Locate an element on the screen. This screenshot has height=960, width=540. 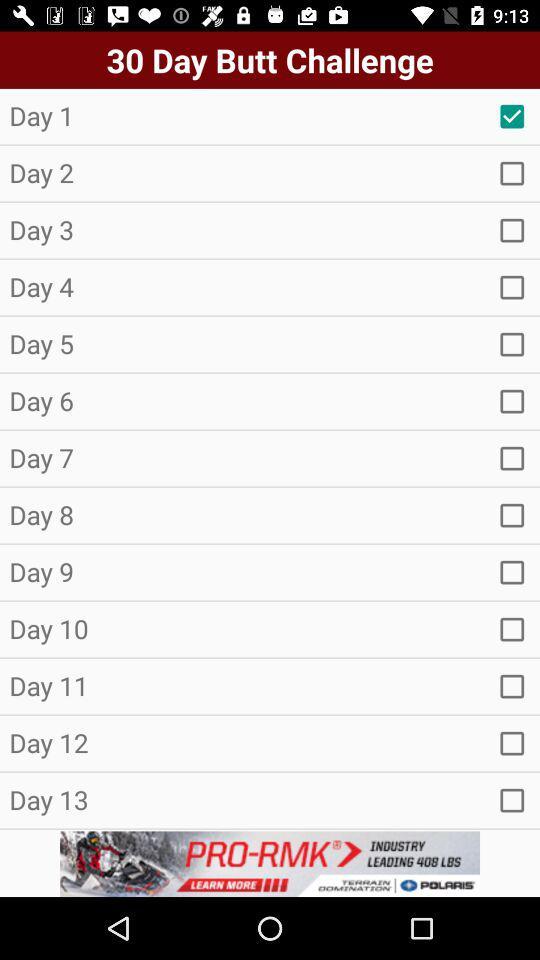
new page is located at coordinates (512, 286).